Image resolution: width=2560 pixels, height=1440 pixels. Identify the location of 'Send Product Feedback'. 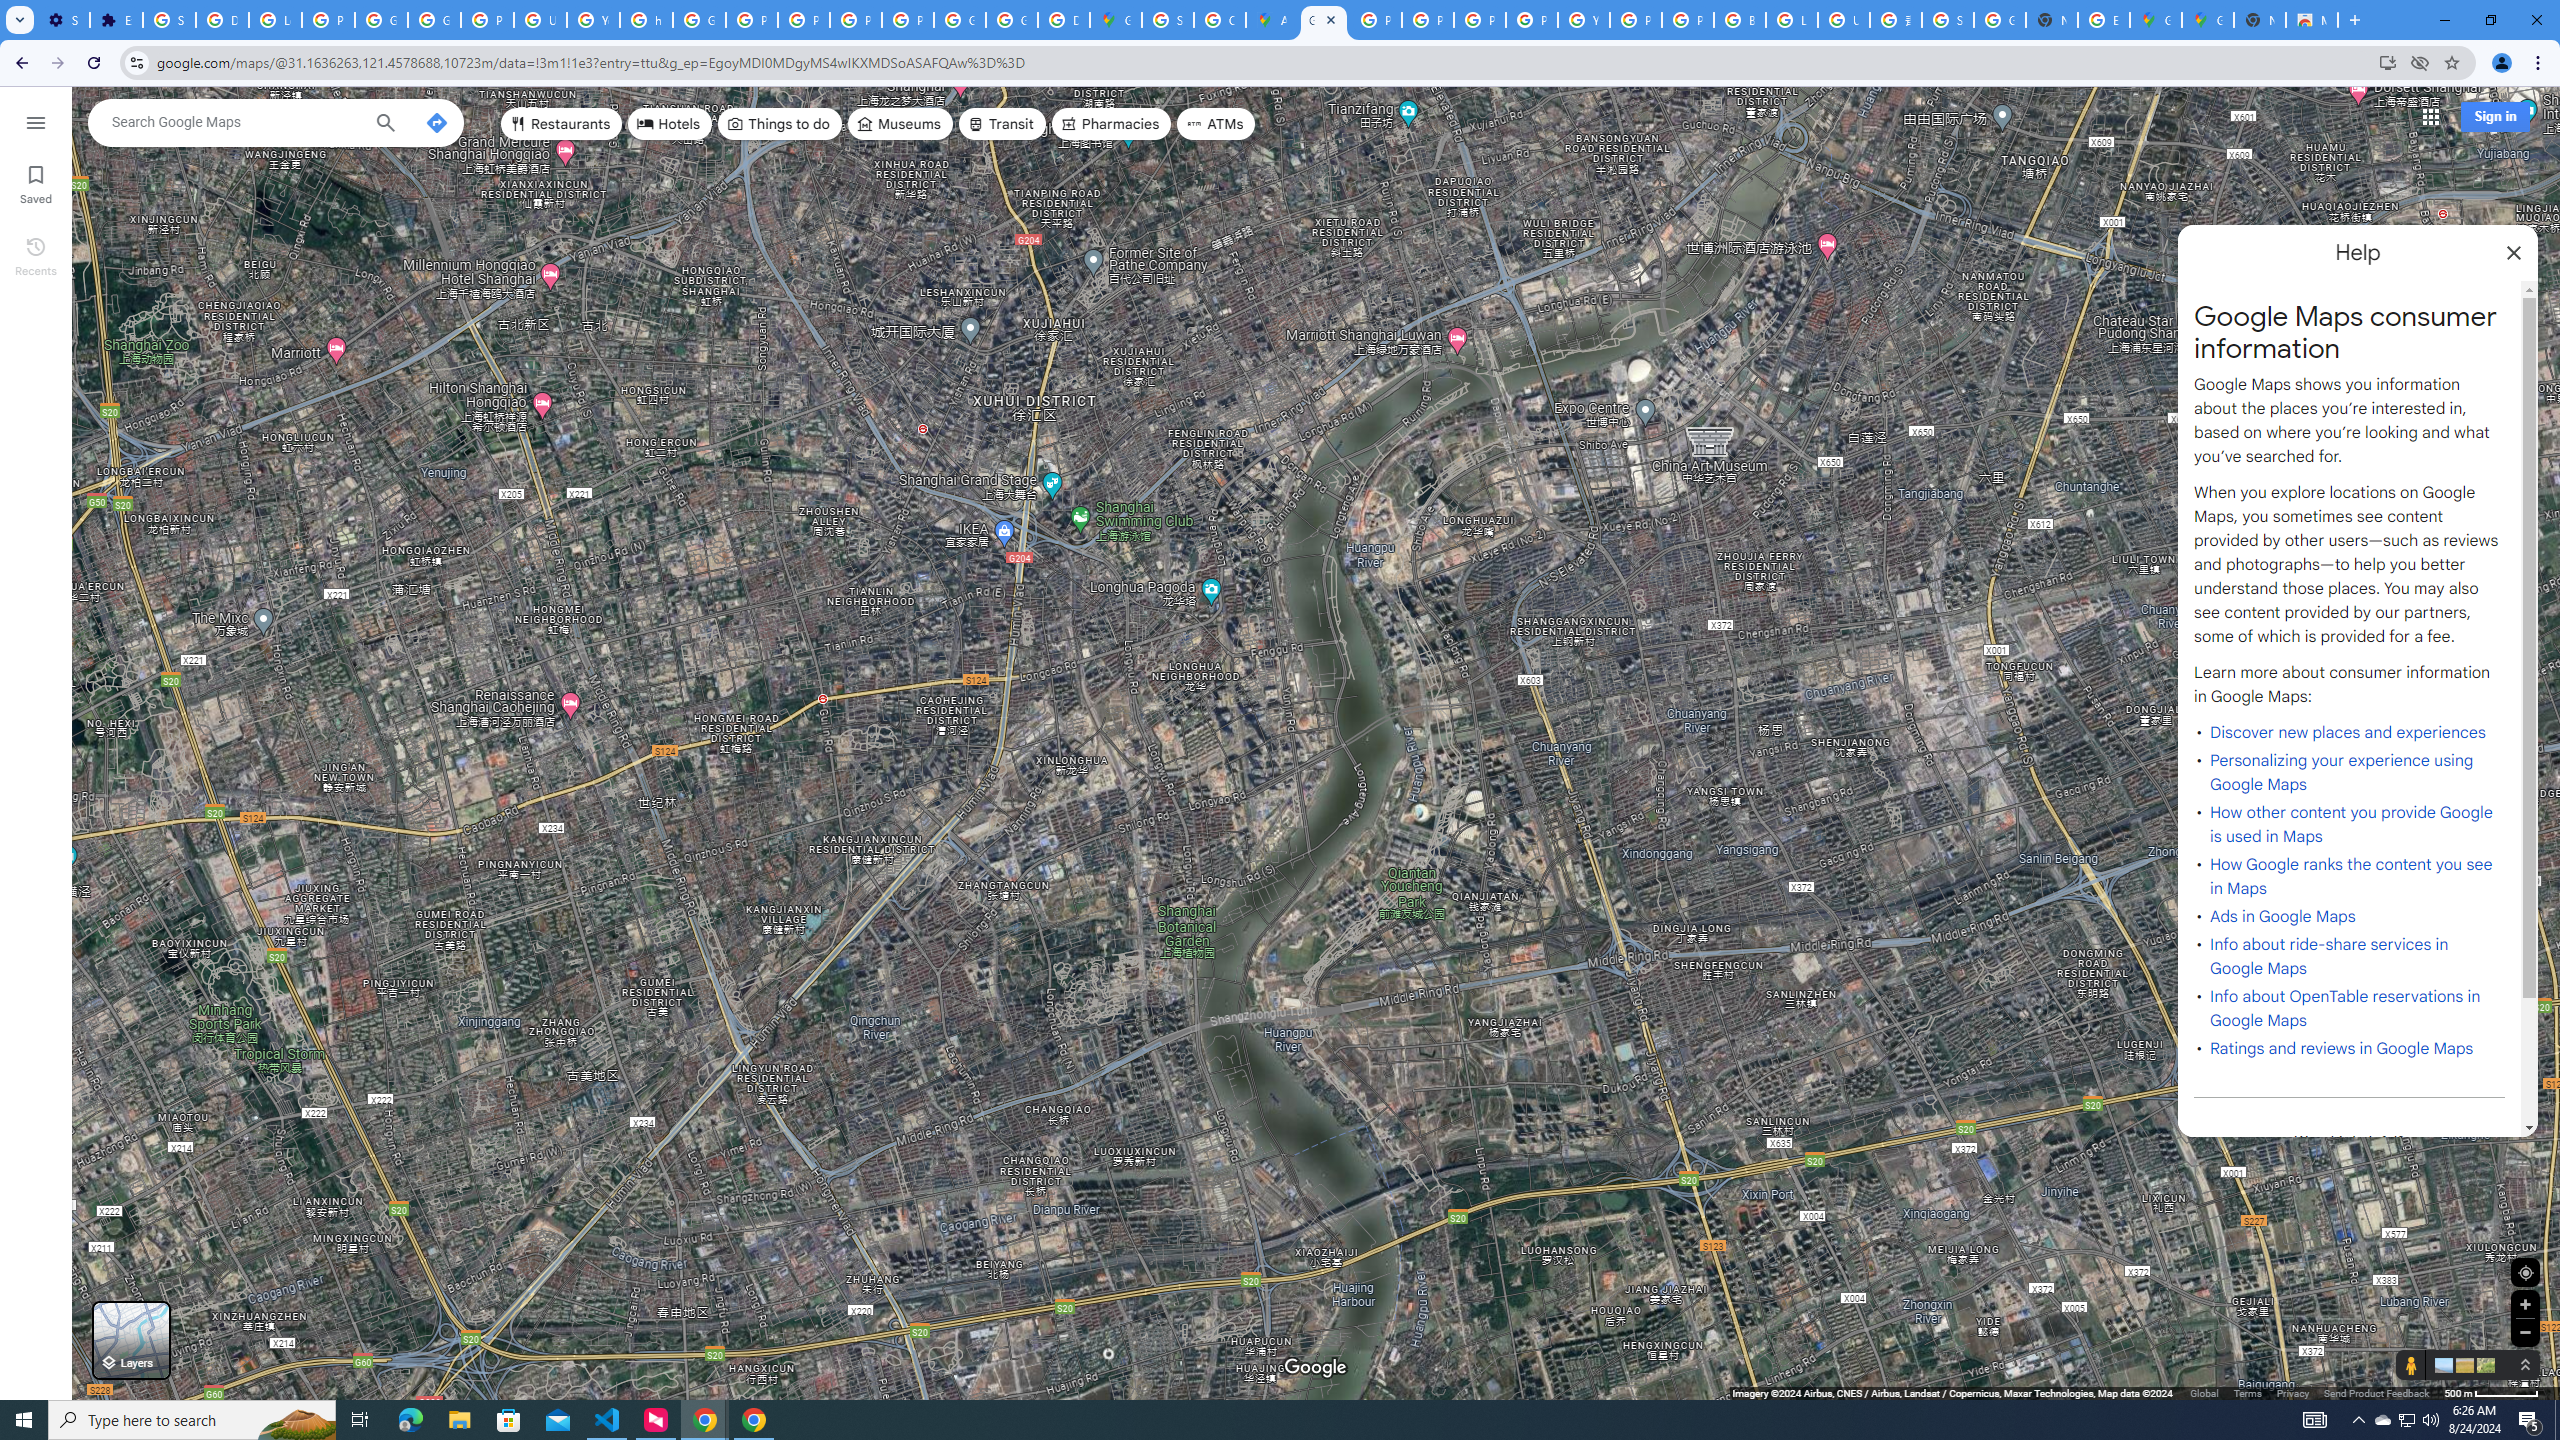
(2376, 1393).